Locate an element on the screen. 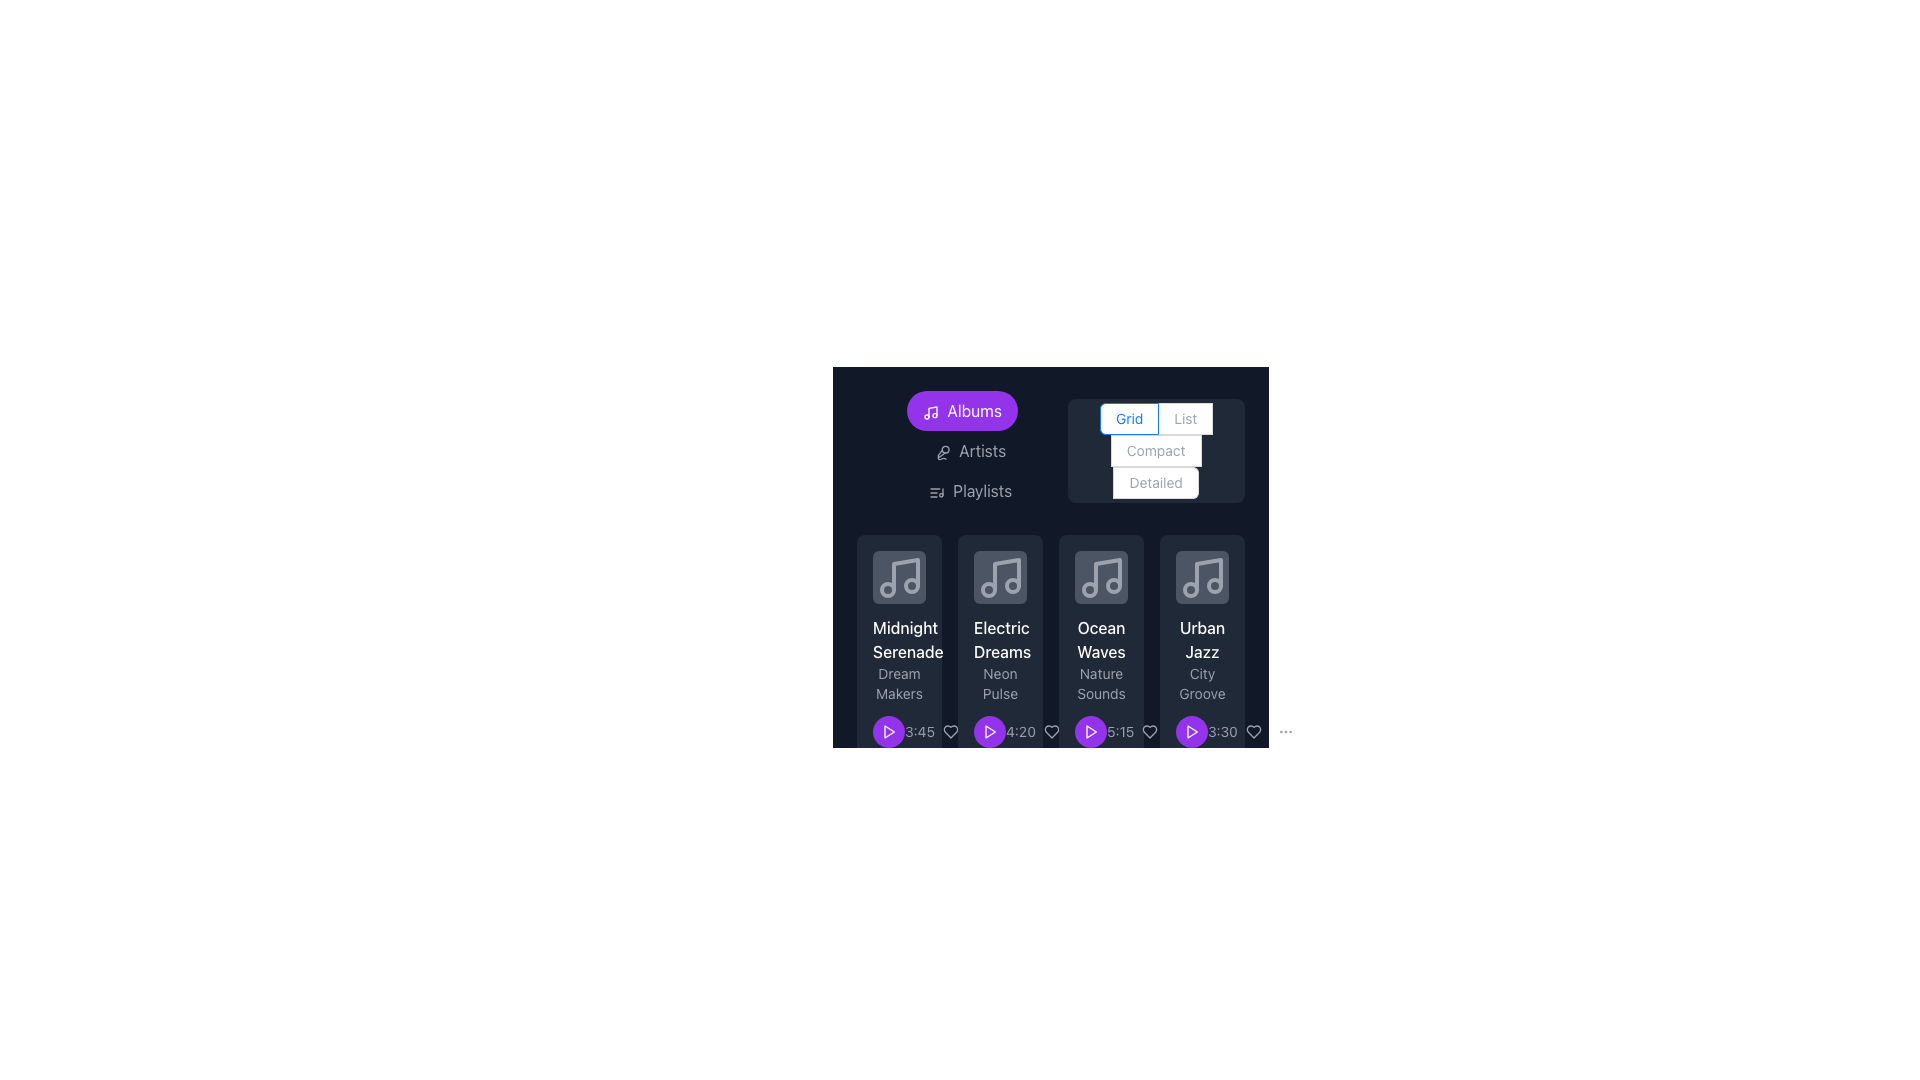 The width and height of the screenshot is (1920, 1080). the heart-shaped icon located at the bottom section of the rightmost card, positioned to the right of the purple play button and the time display ('3:30') is located at coordinates (1050, 732).